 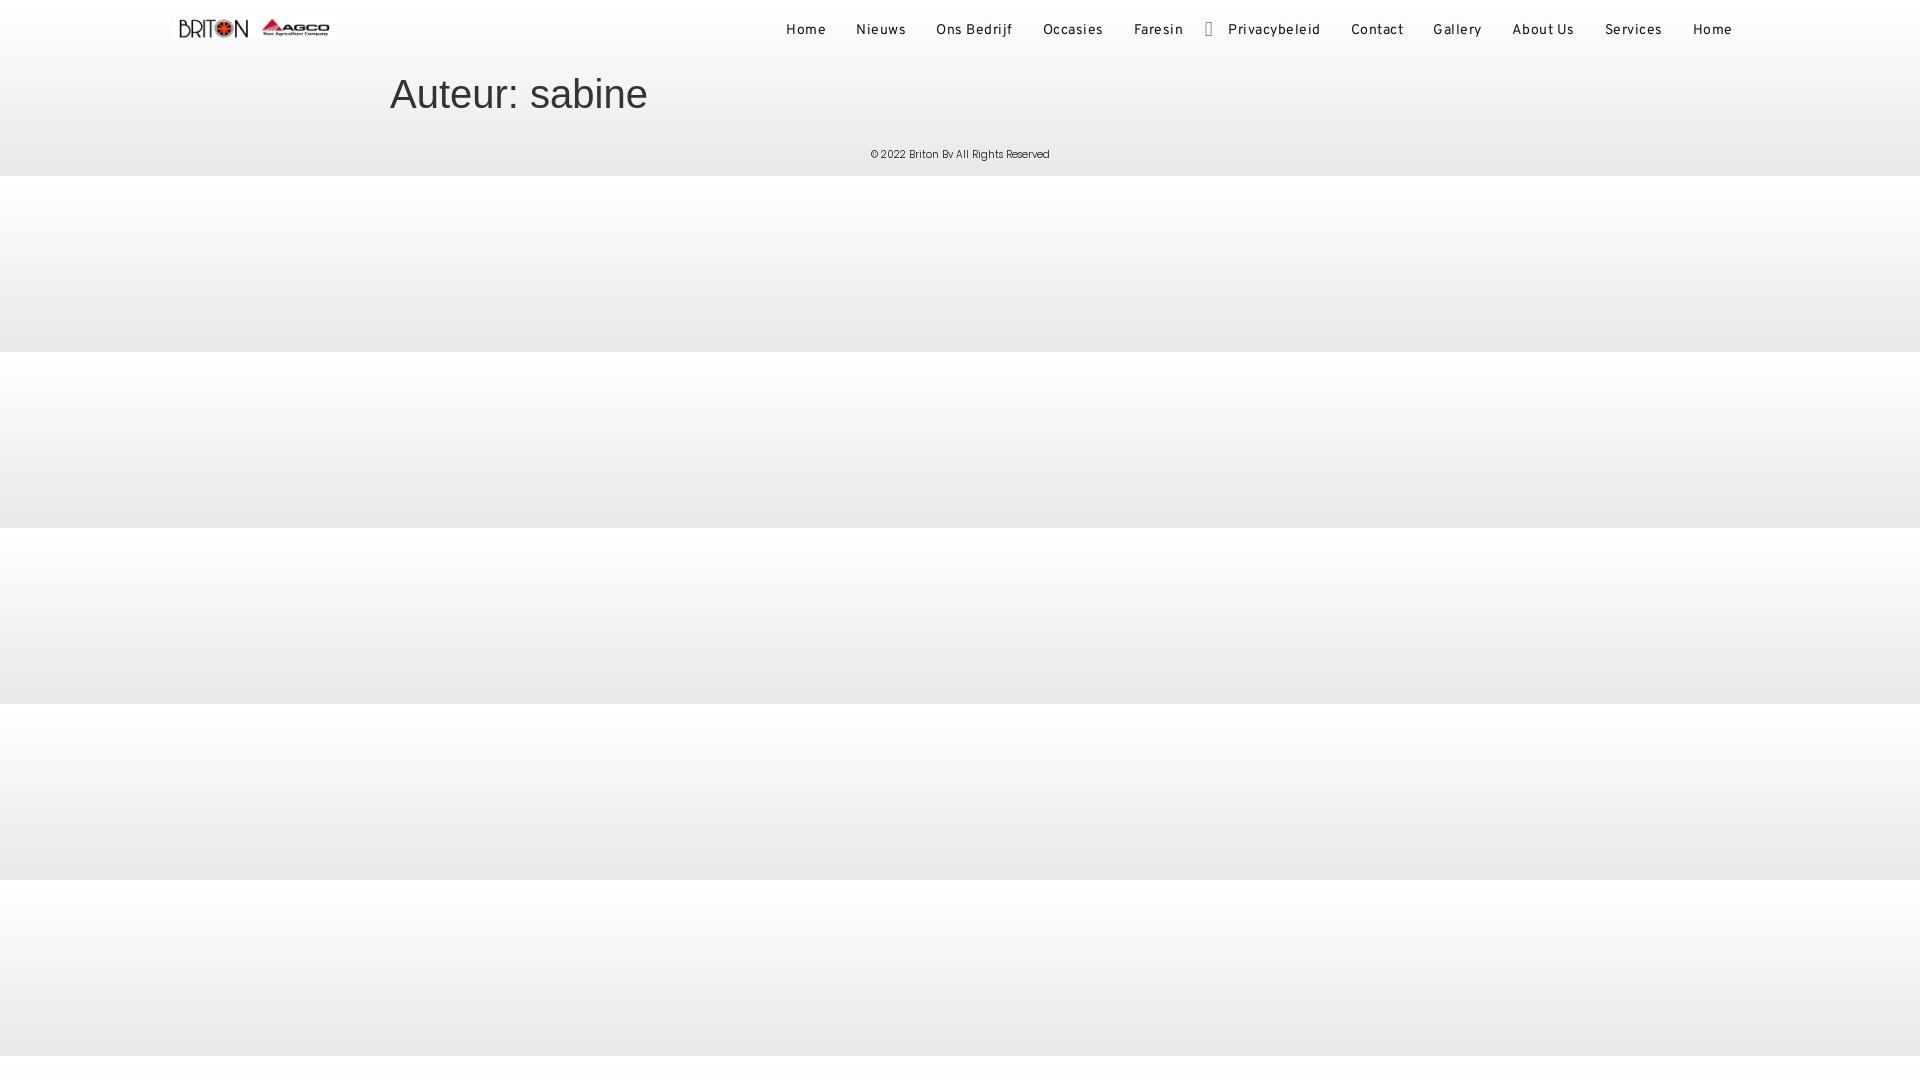 I want to click on 'Nieuws', so click(x=880, y=30).